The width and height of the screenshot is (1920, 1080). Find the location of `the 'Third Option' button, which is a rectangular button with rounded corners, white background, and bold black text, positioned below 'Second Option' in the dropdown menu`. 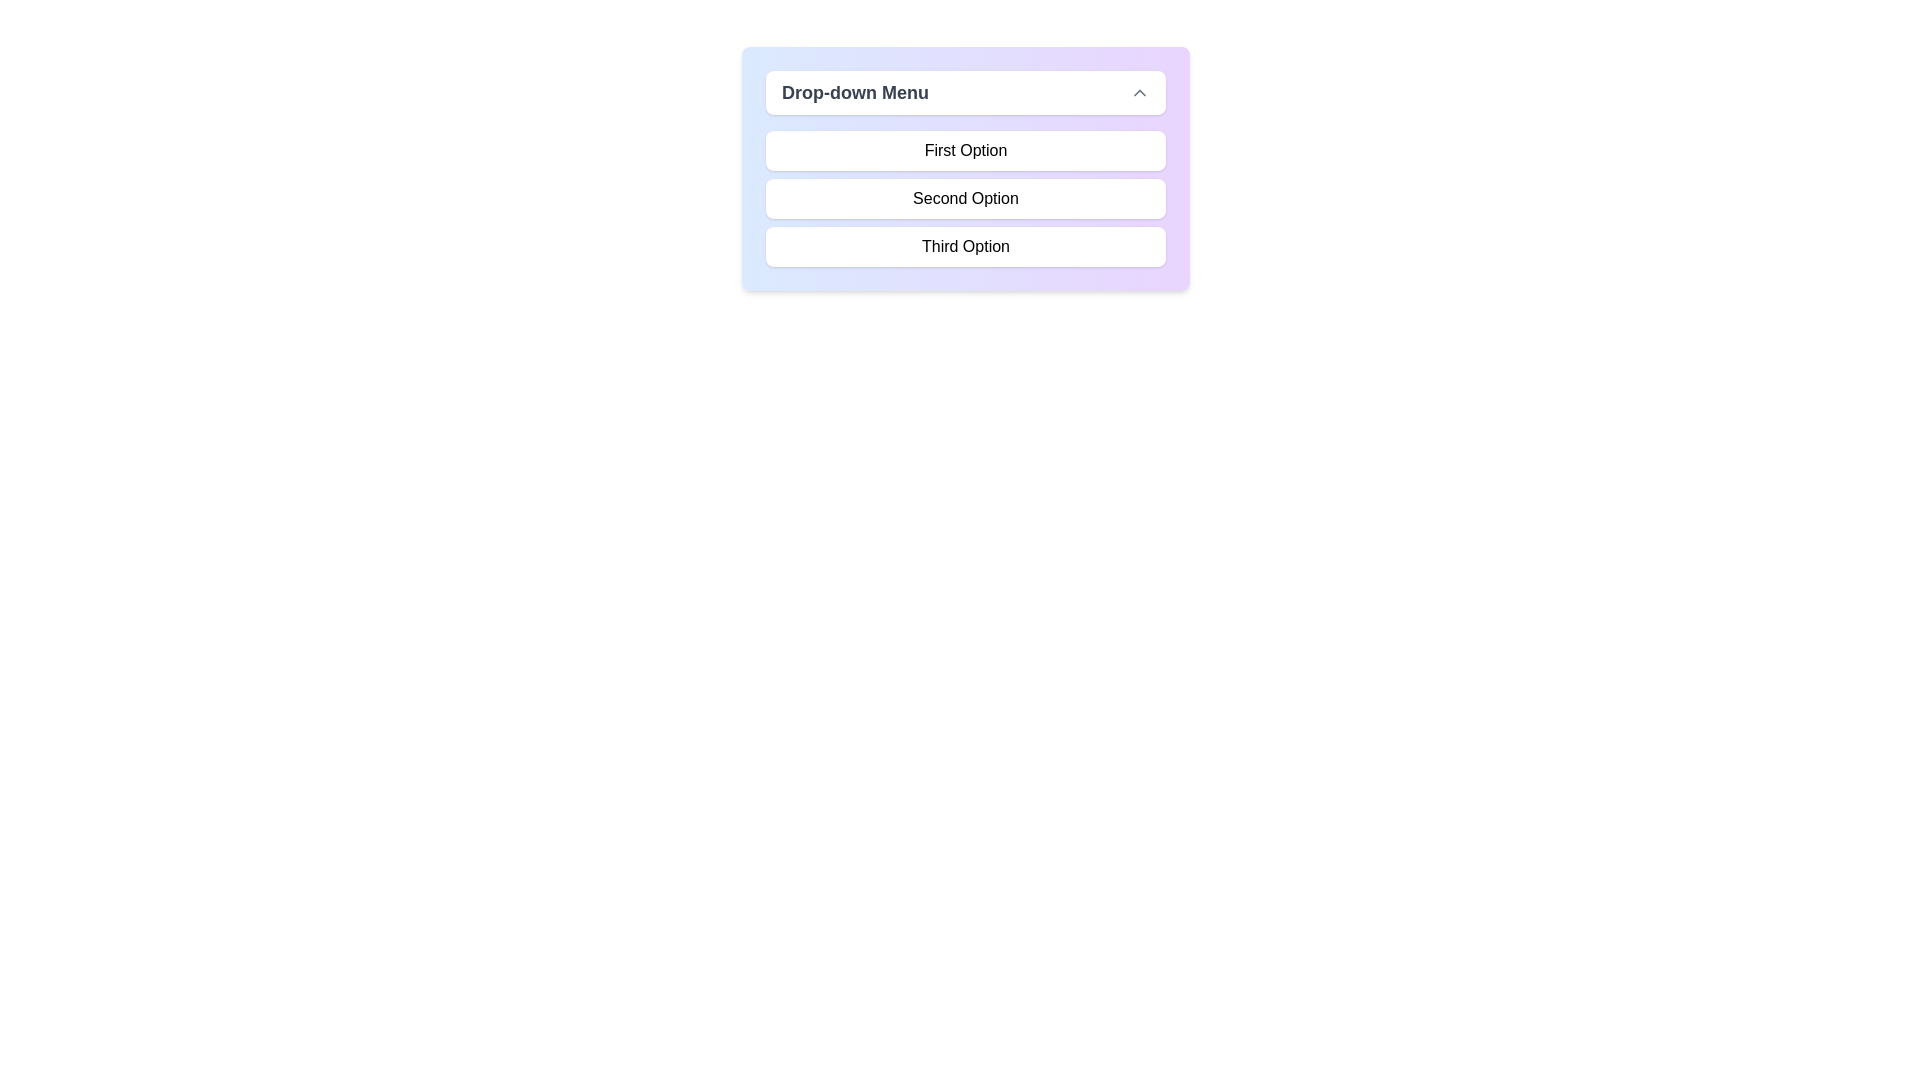

the 'Third Option' button, which is a rectangular button with rounded corners, white background, and bold black text, positioned below 'Second Option' in the dropdown menu is located at coordinates (965, 245).